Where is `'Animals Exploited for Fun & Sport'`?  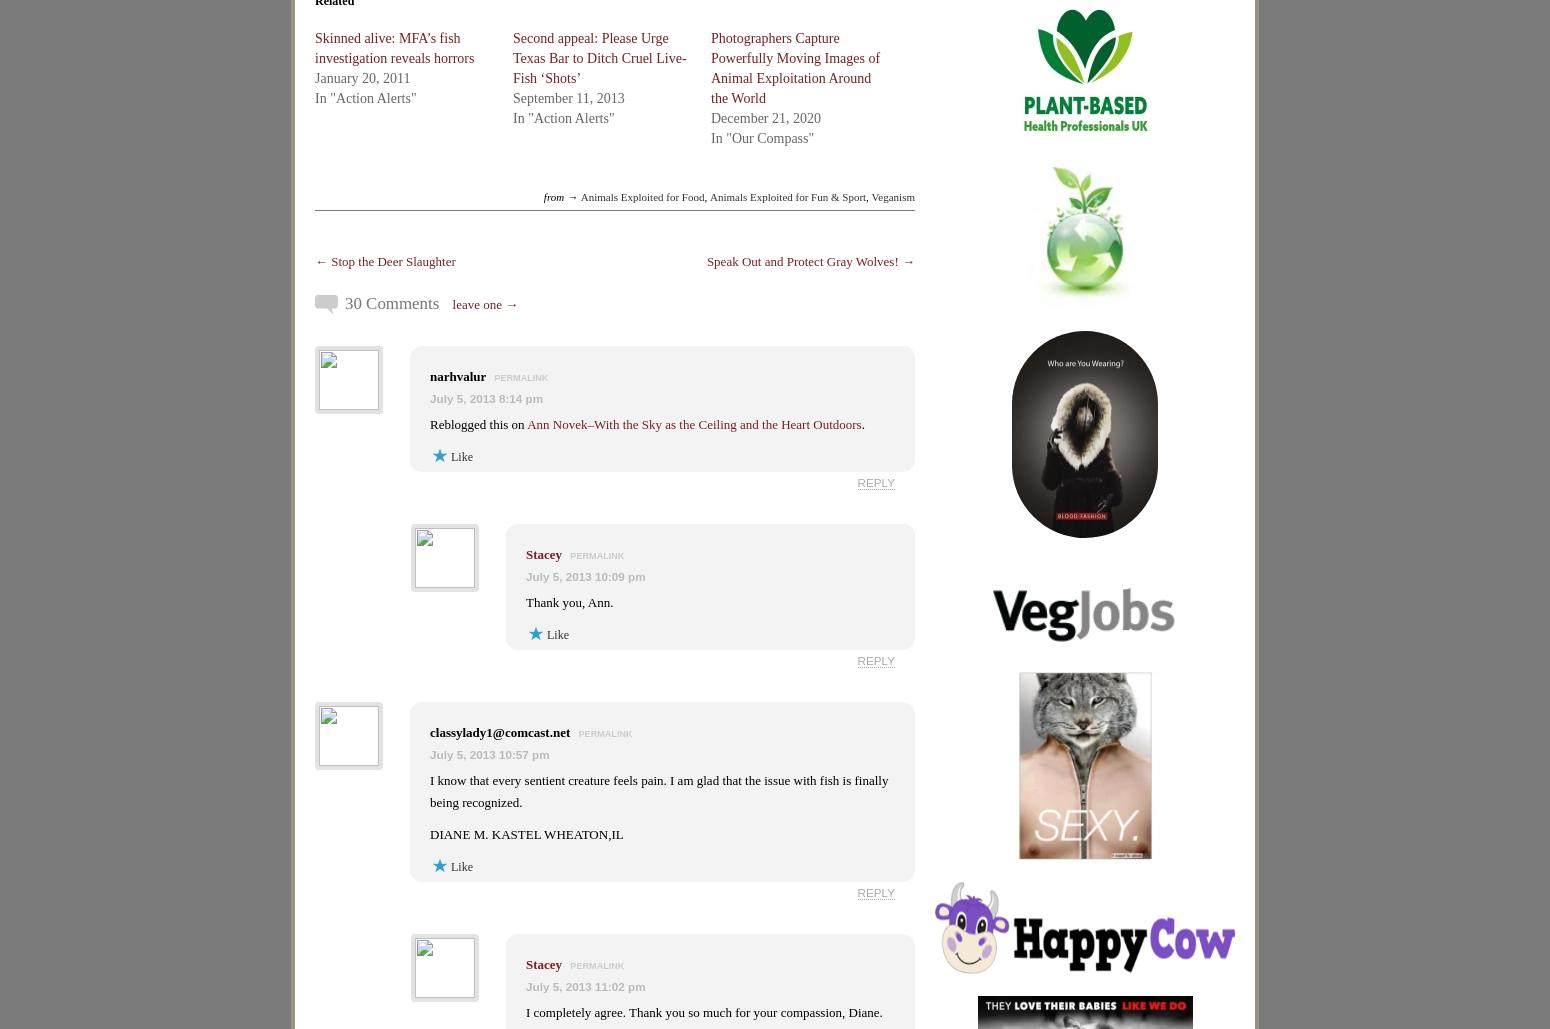 'Animals Exploited for Fun & Sport' is located at coordinates (786, 196).